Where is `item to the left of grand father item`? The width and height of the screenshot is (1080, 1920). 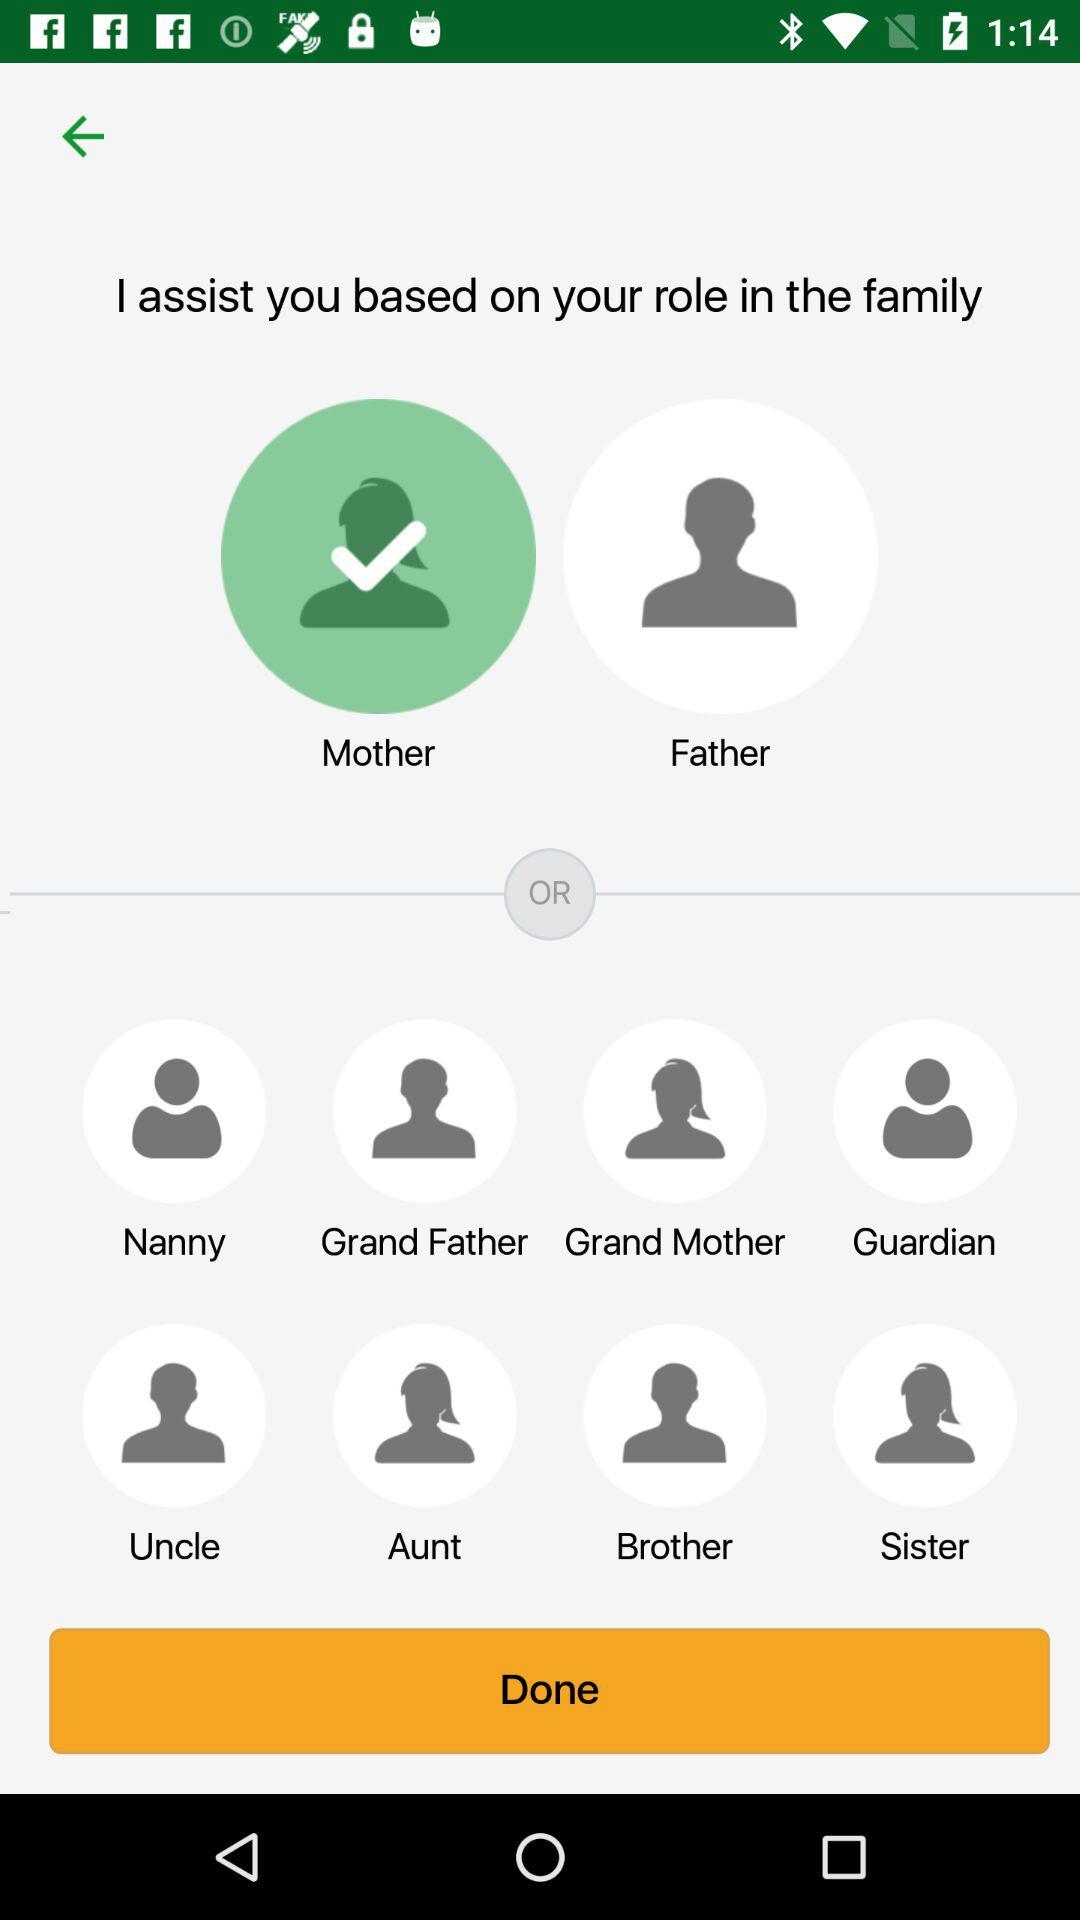
item to the left of grand father item is located at coordinates (163, 1110).